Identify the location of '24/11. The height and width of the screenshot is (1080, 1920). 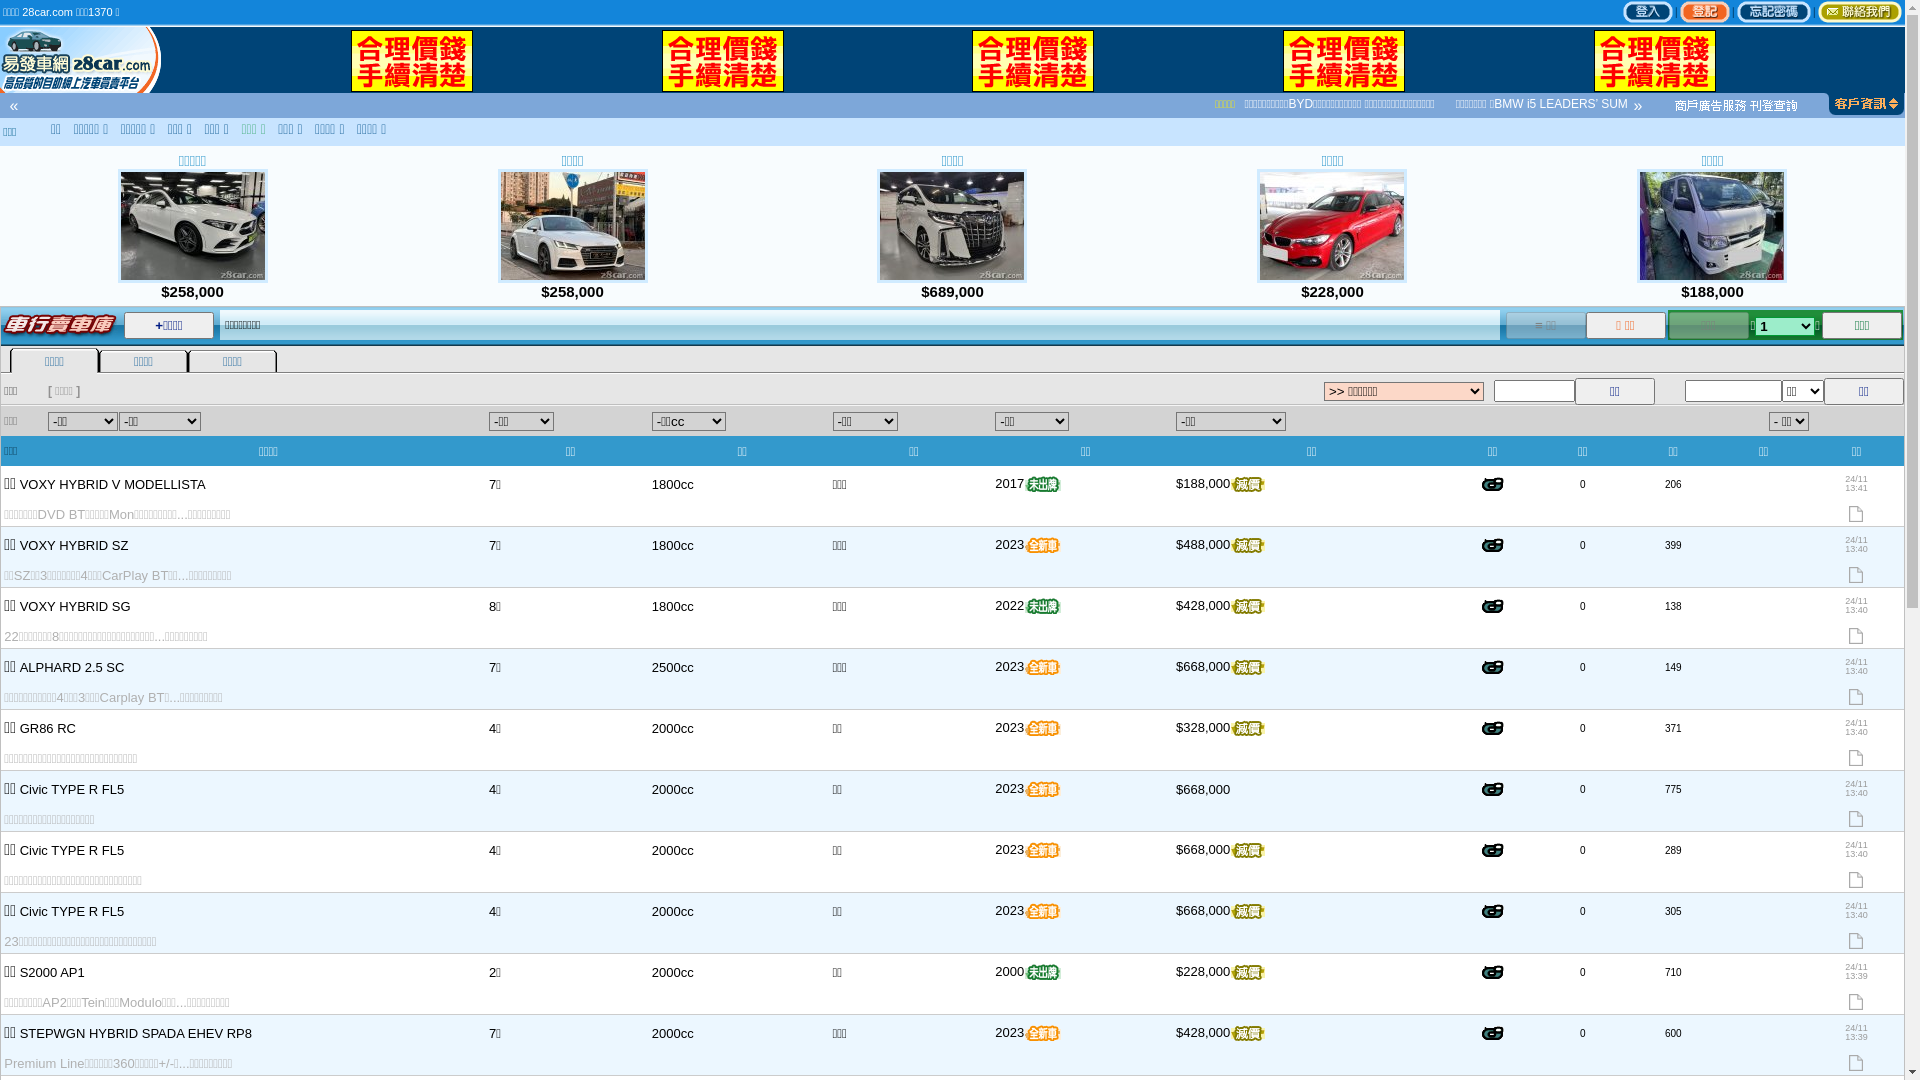
(1809, 616).